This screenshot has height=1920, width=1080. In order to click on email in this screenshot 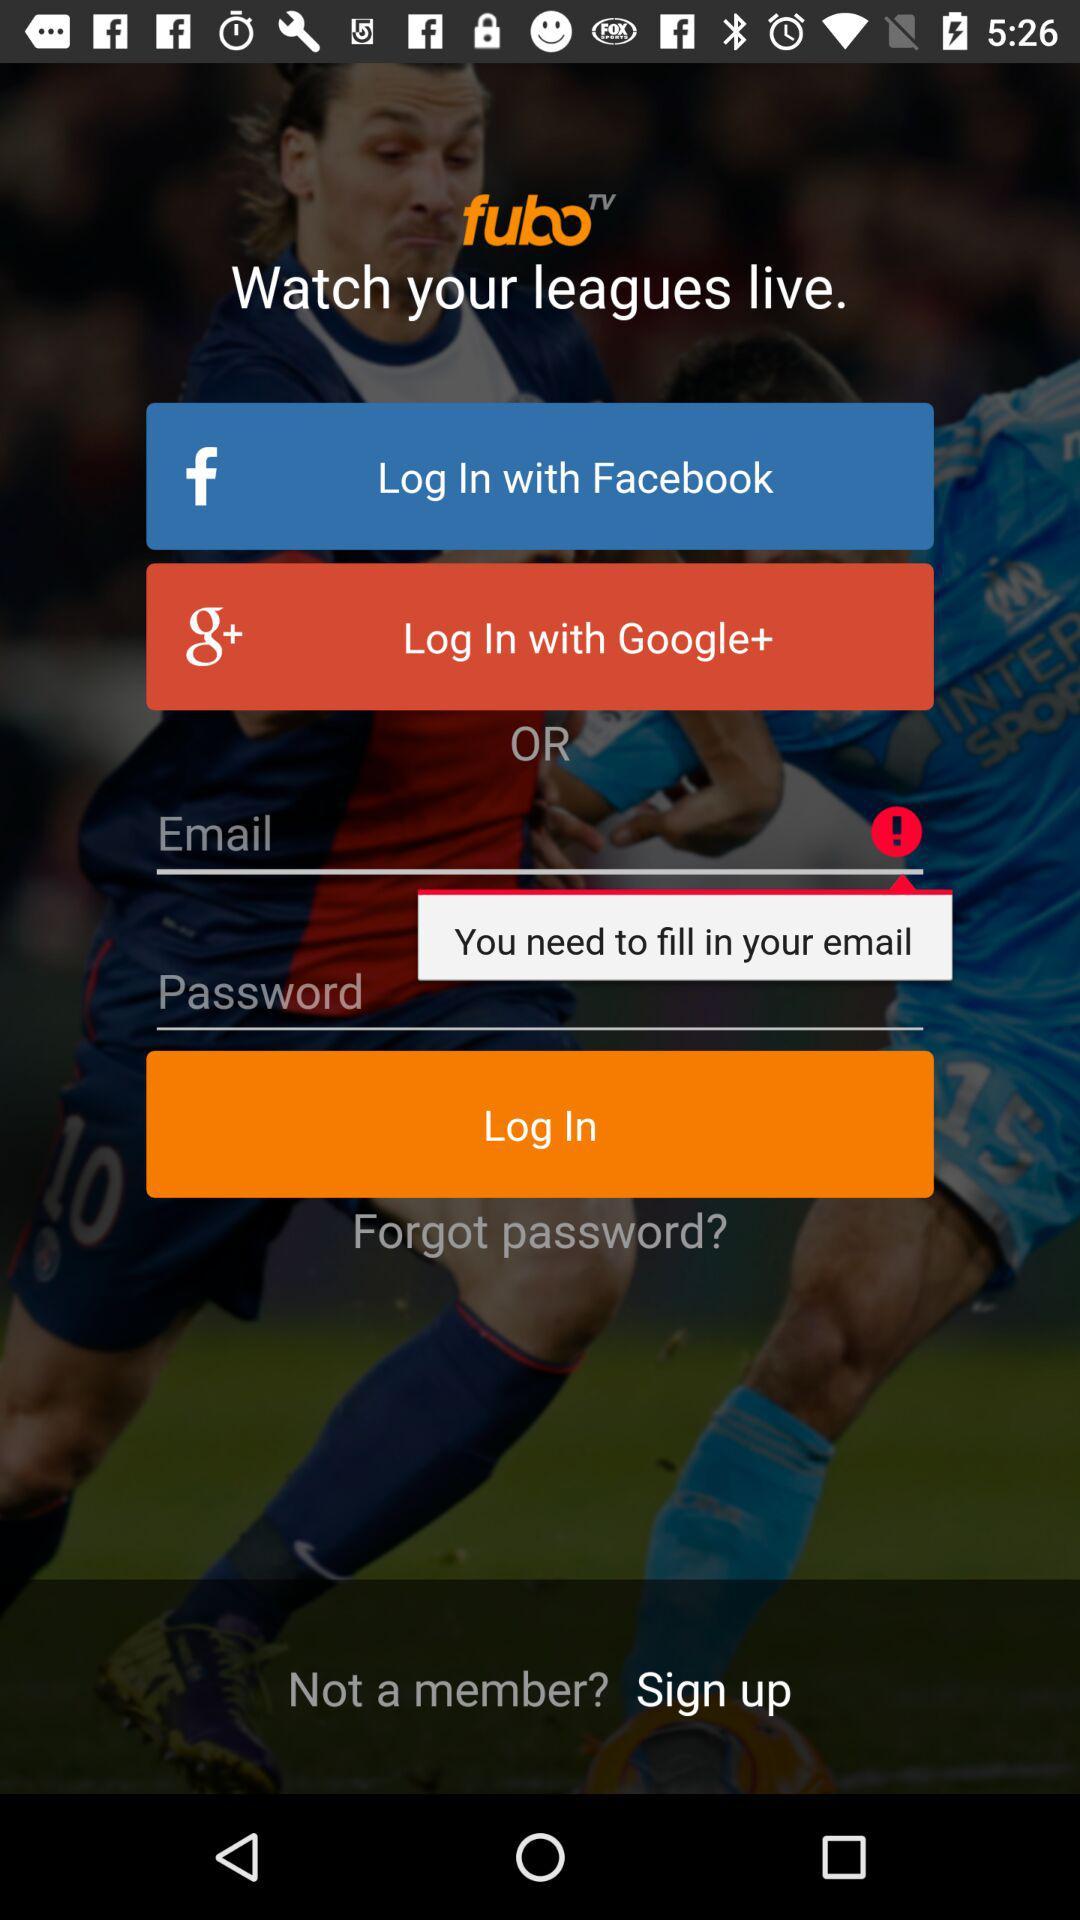, I will do `click(540, 833)`.